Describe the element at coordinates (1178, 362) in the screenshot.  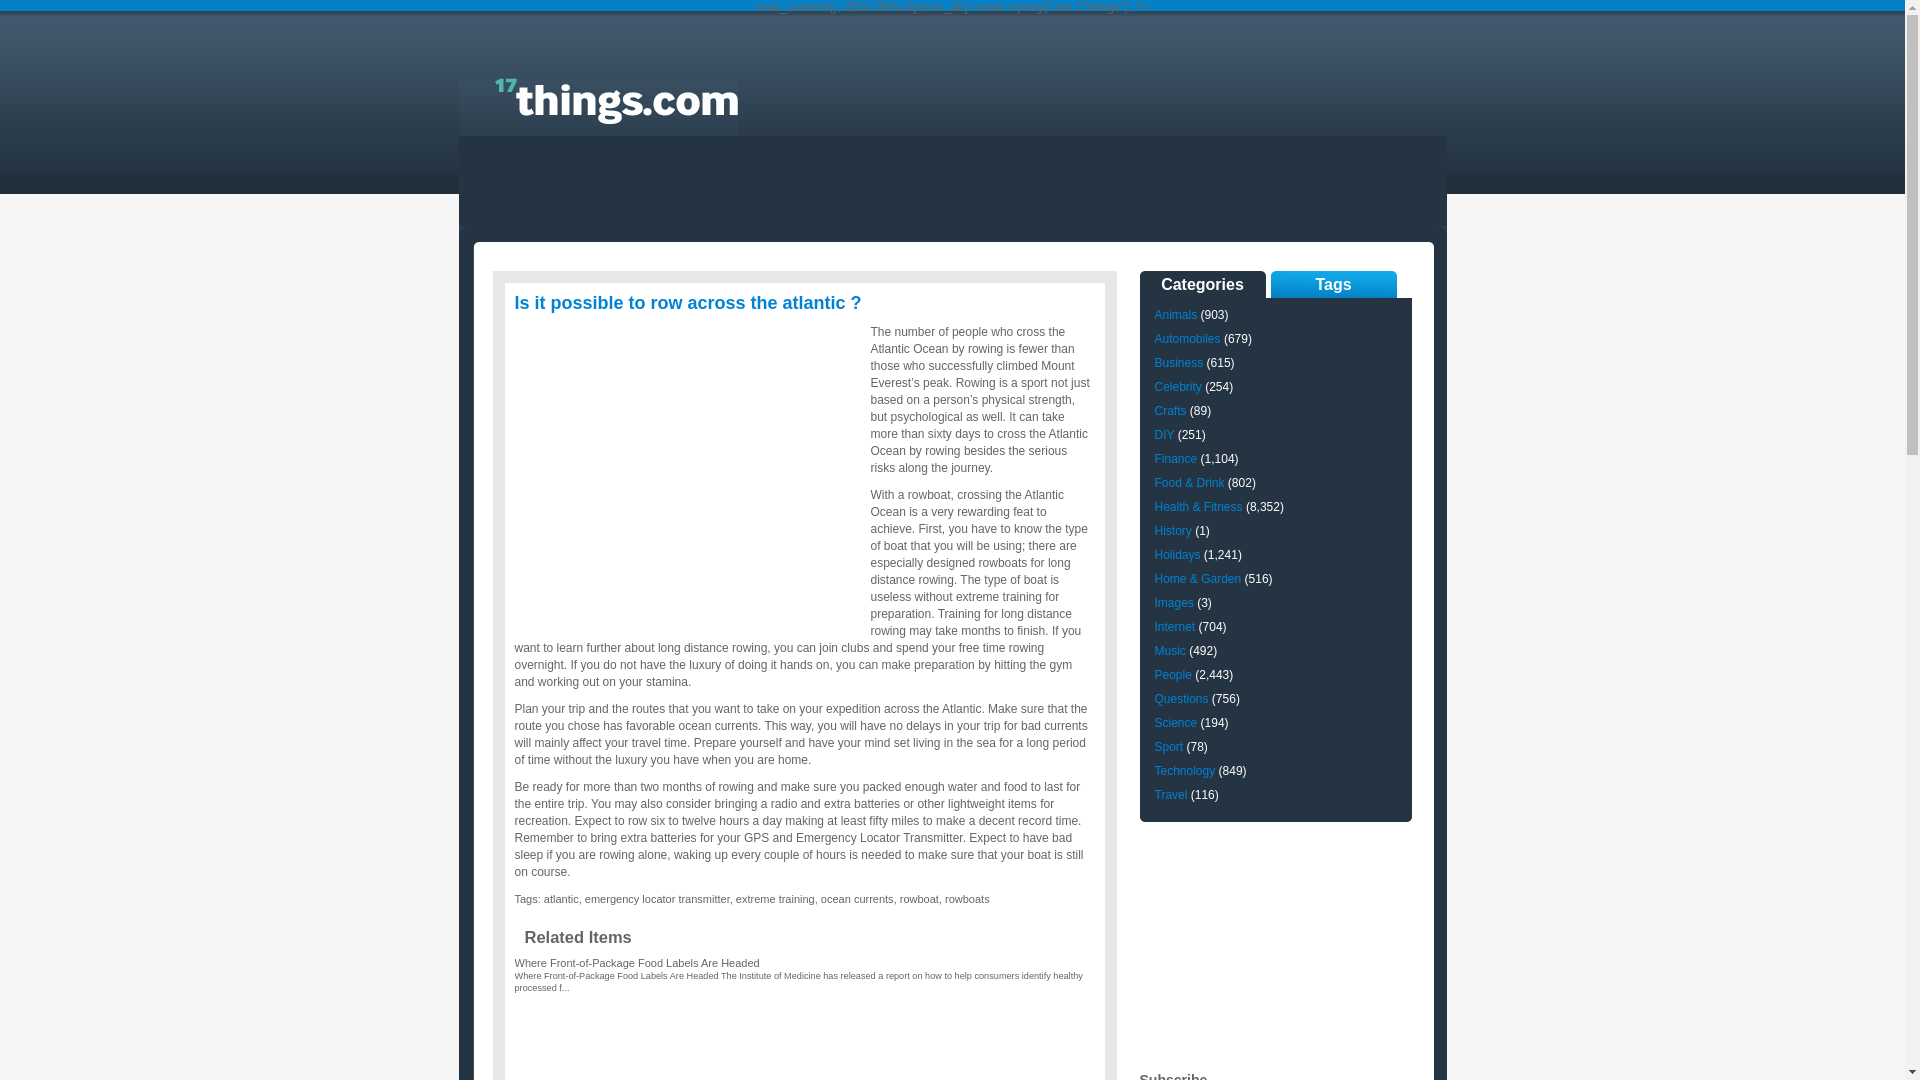
I see `'Business'` at that location.